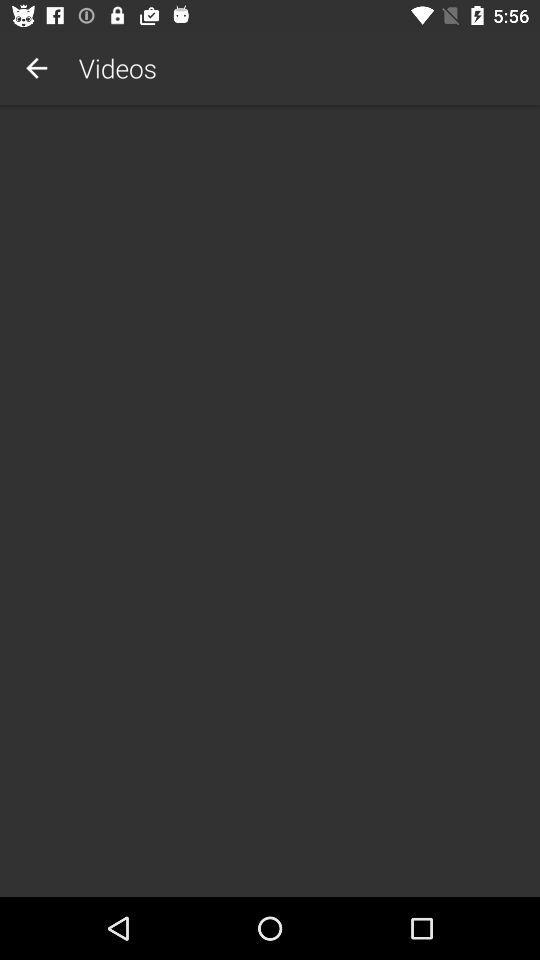 This screenshot has width=540, height=960. What do you see at coordinates (36, 68) in the screenshot?
I see `the app to the left of the videos` at bounding box center [36, 68].